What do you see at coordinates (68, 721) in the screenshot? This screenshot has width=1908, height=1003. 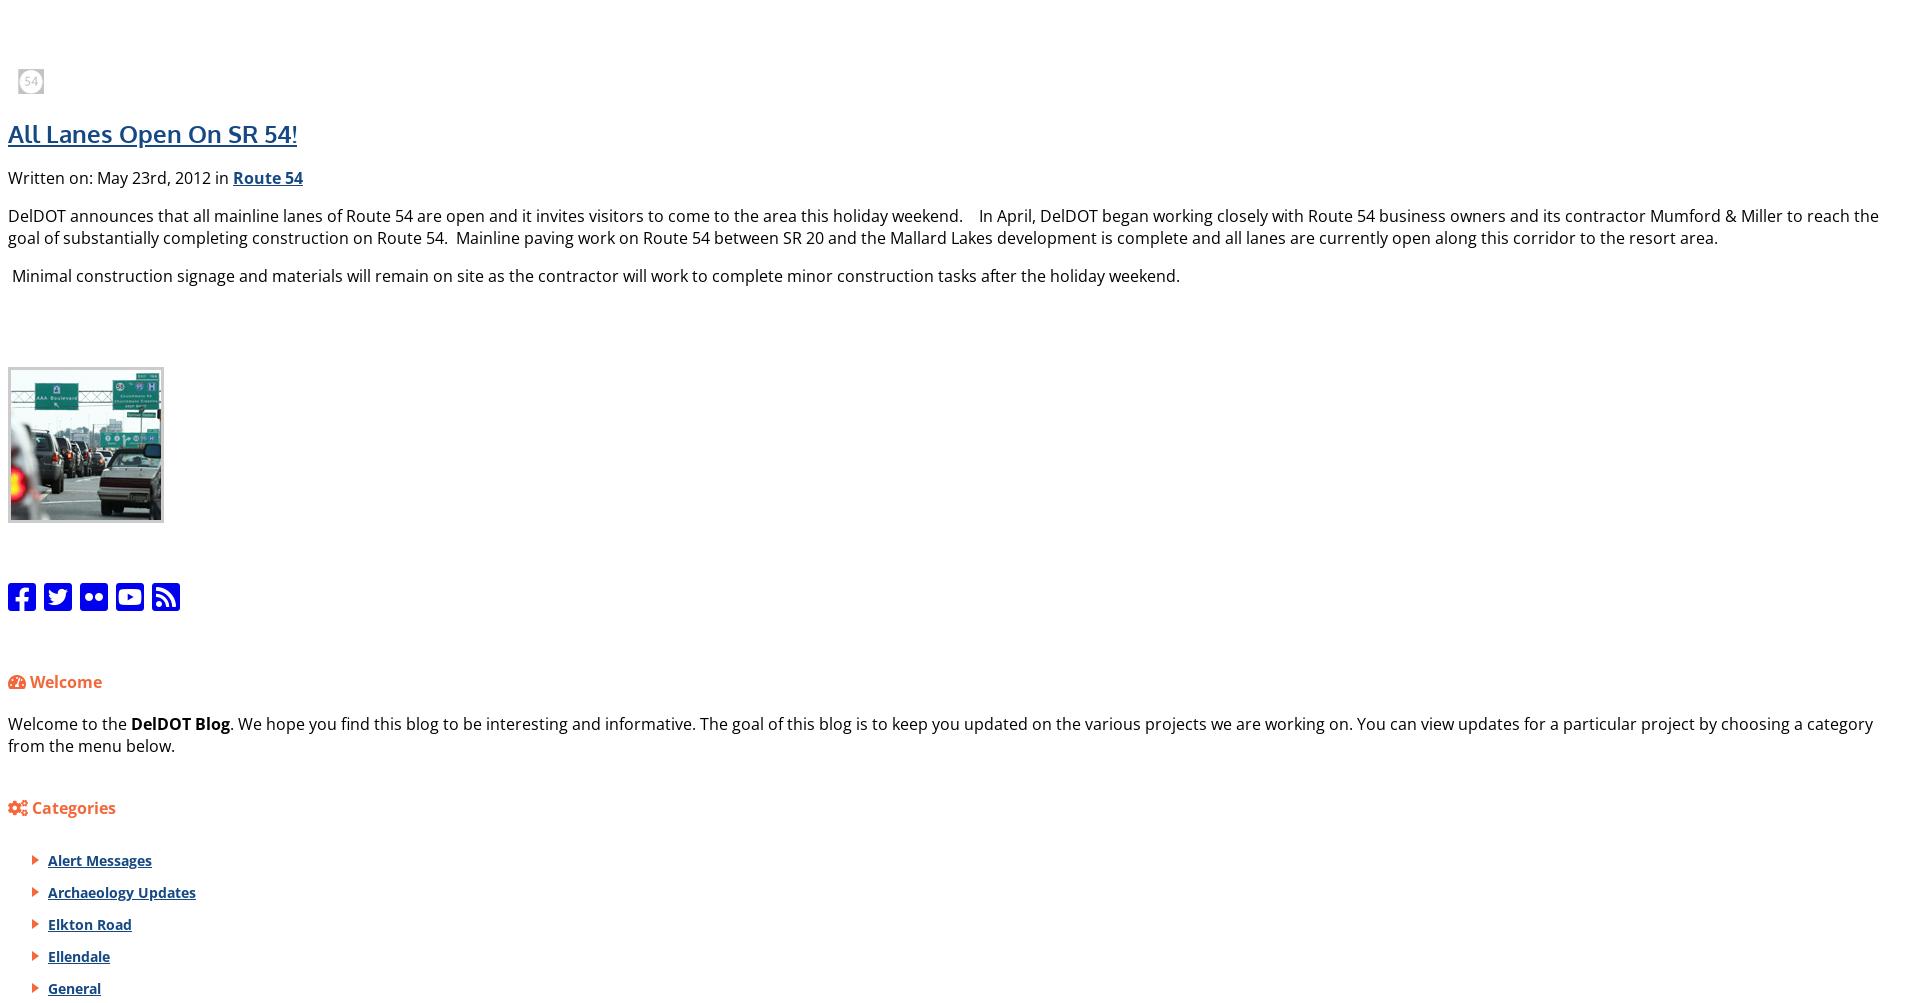 I see `'Welcome to the'` at bounding box center [68, 721].